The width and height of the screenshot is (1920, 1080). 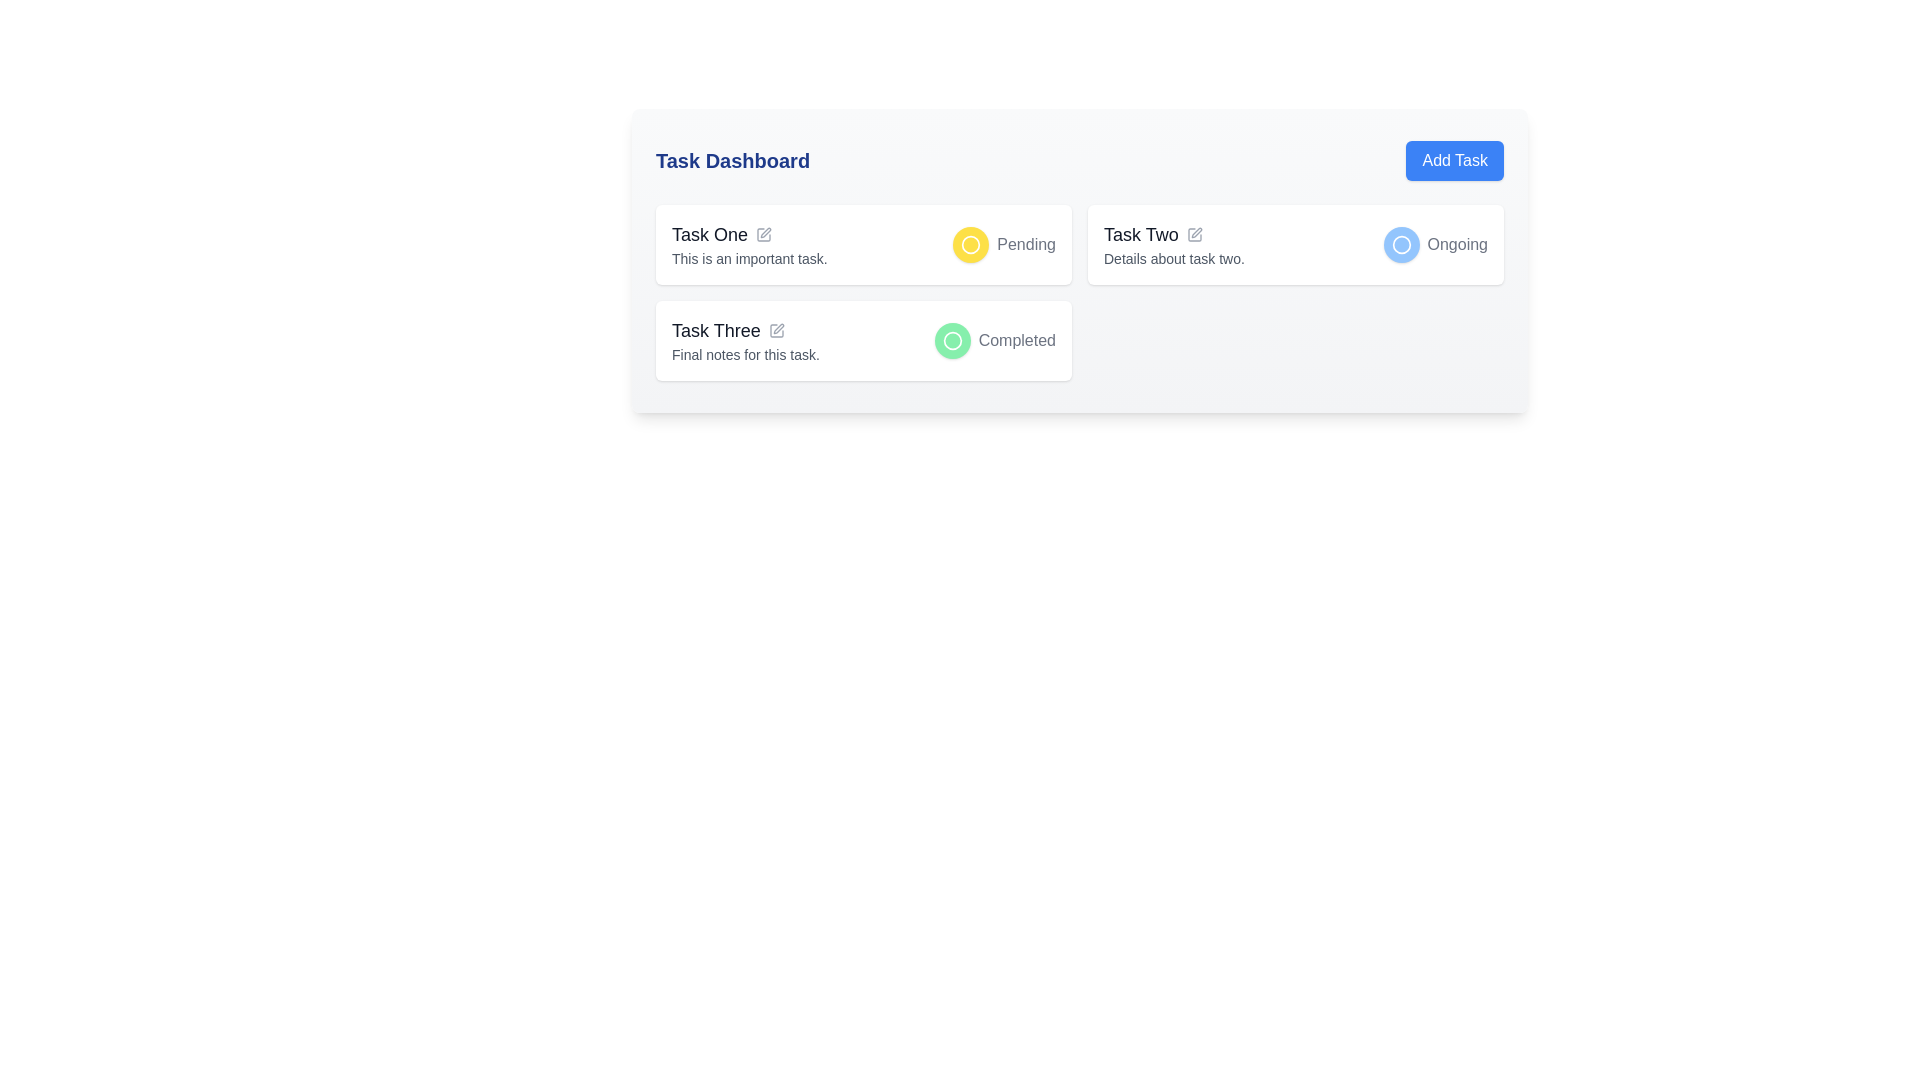 What do you see at coordinates (1174, 234) in the screenshot?
I see `the 'Task Two' text element with the accompanying pen icon in the task dashboard` at bounding box center [1174, 234].